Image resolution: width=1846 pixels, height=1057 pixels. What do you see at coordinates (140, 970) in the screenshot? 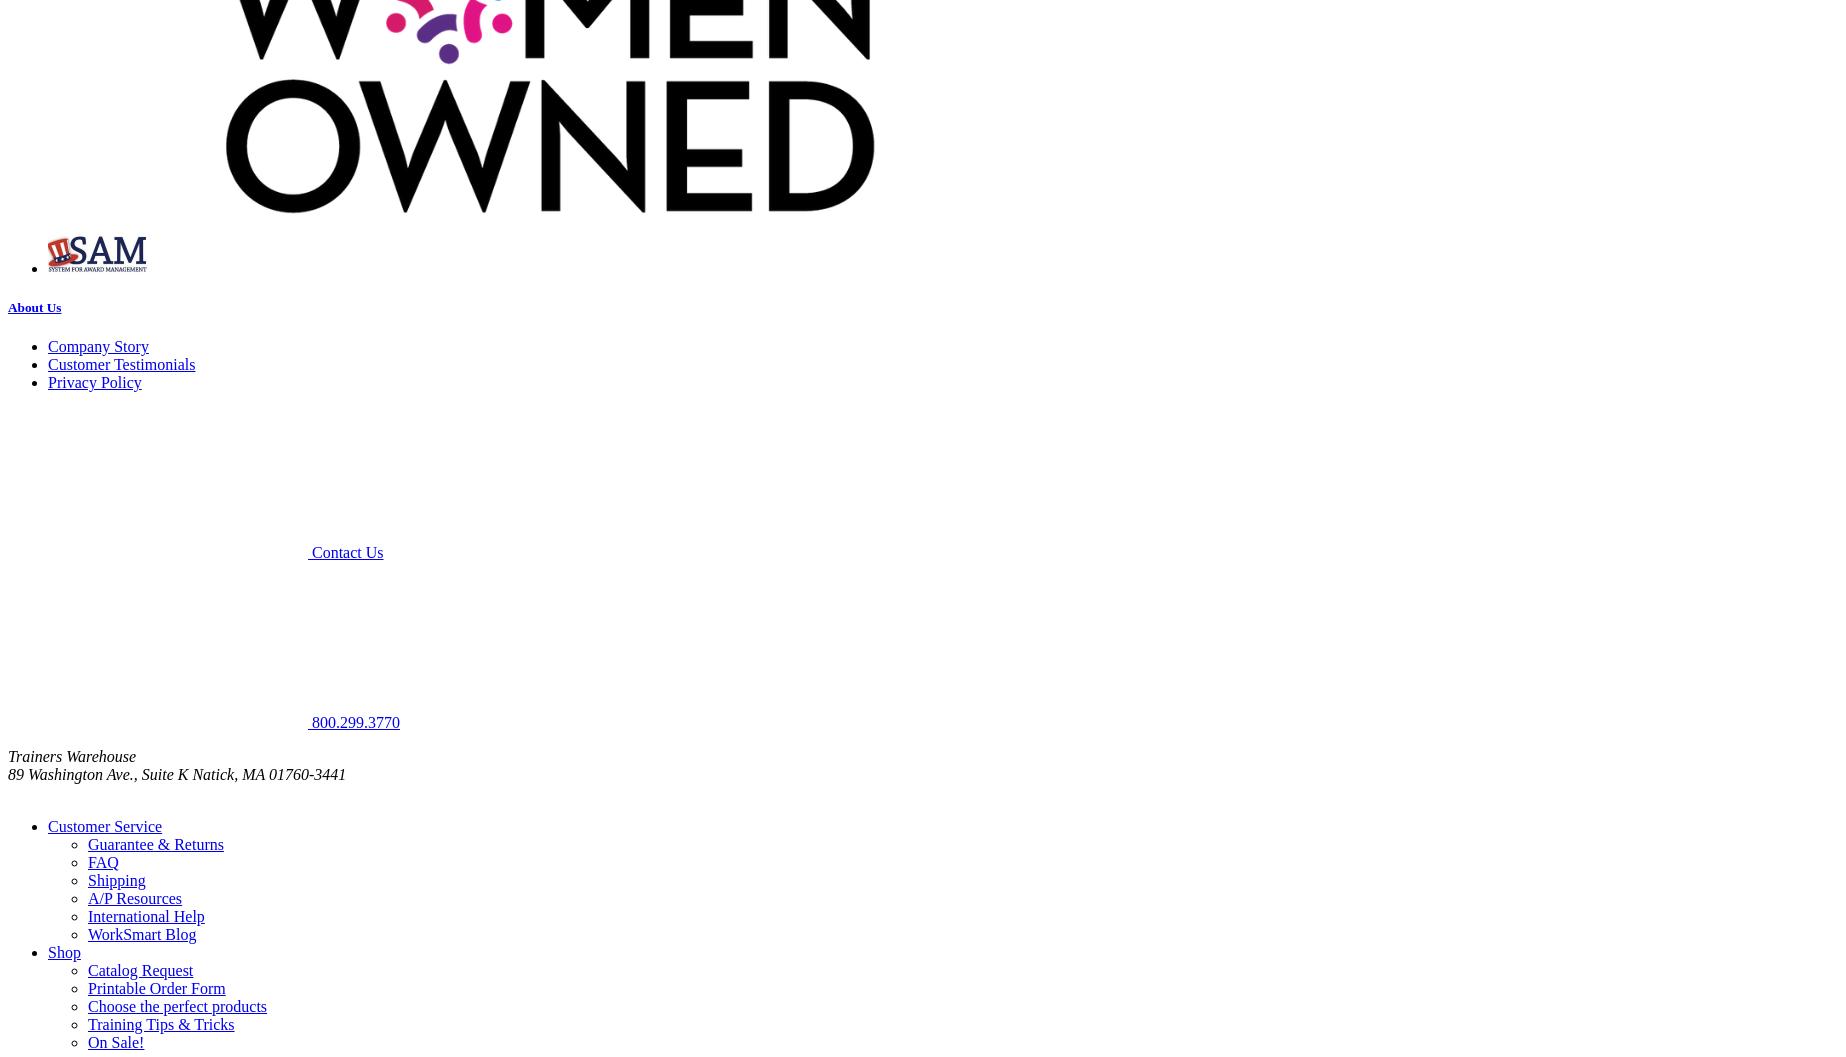
I see `'Catalog Request'` at bounding box center [140, 970].